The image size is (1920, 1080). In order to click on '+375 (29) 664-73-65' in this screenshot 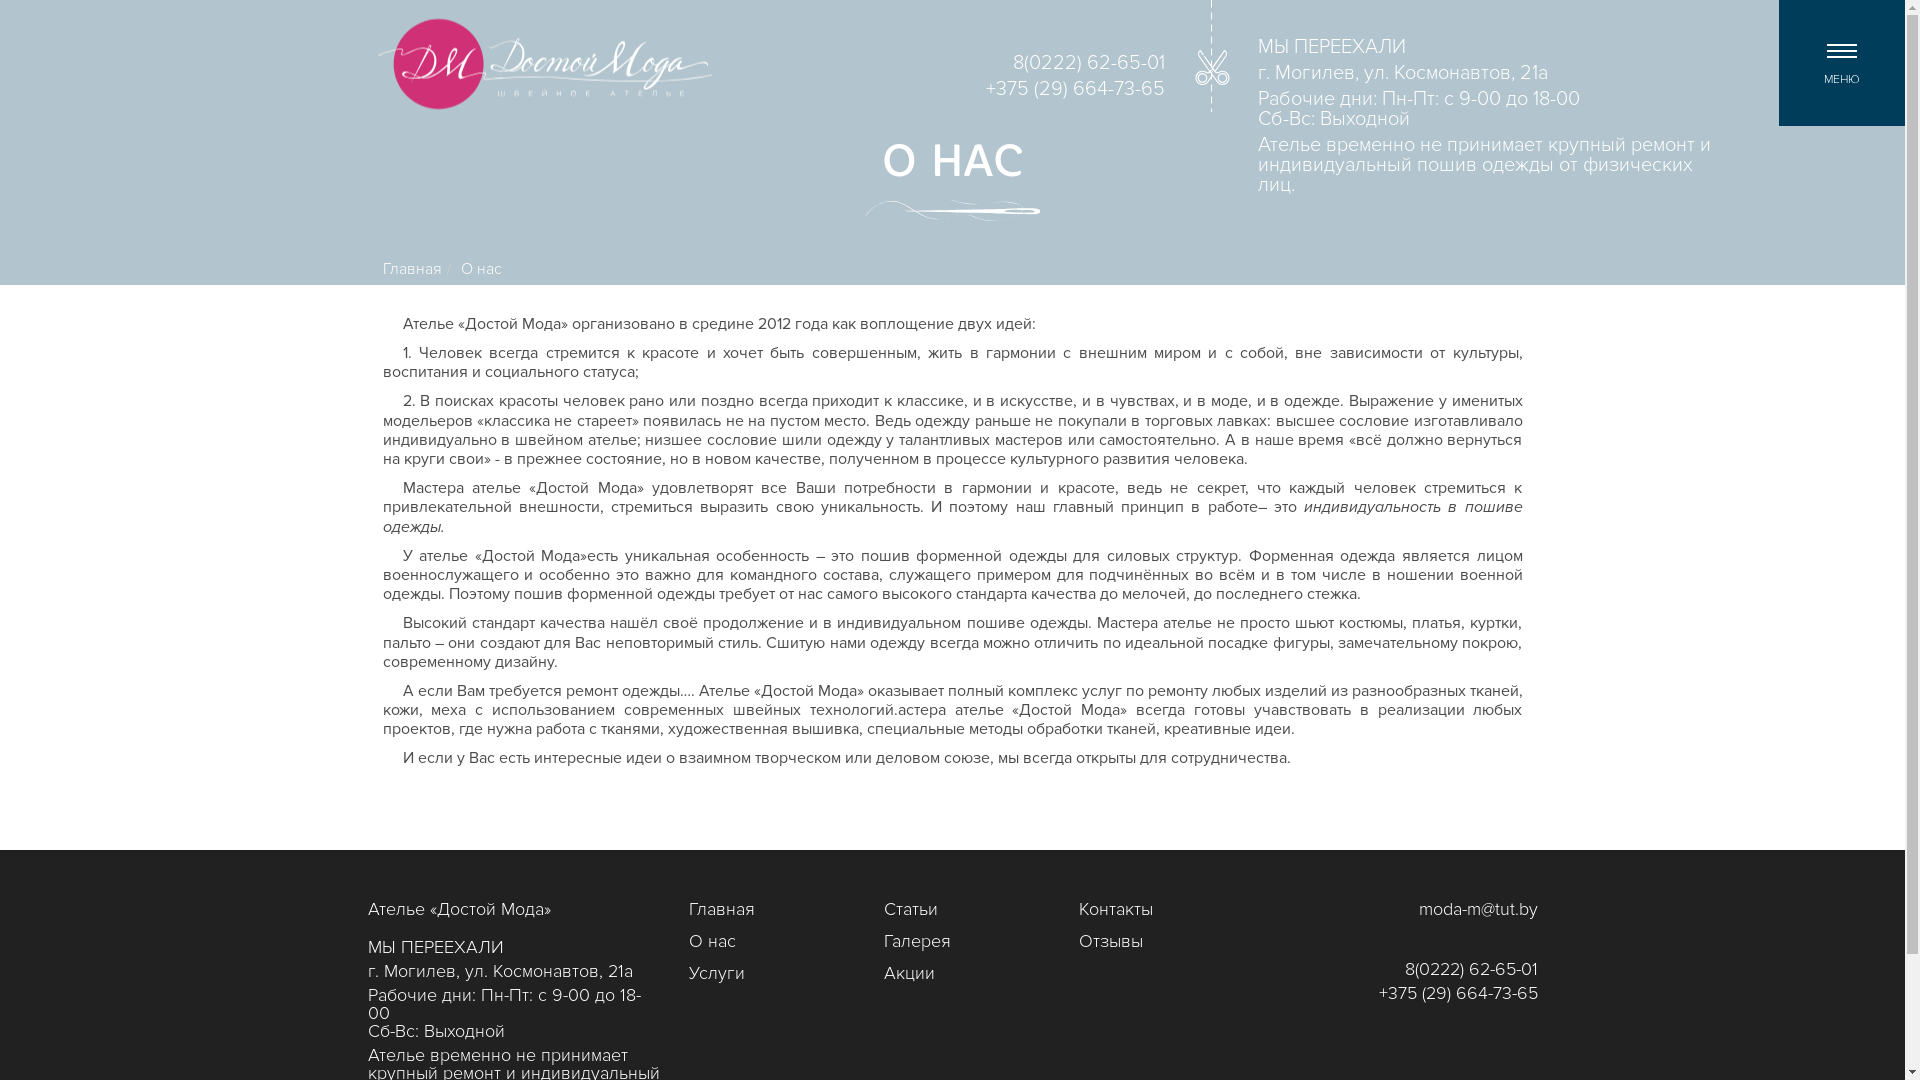, I will do `click(1074, 90)`.